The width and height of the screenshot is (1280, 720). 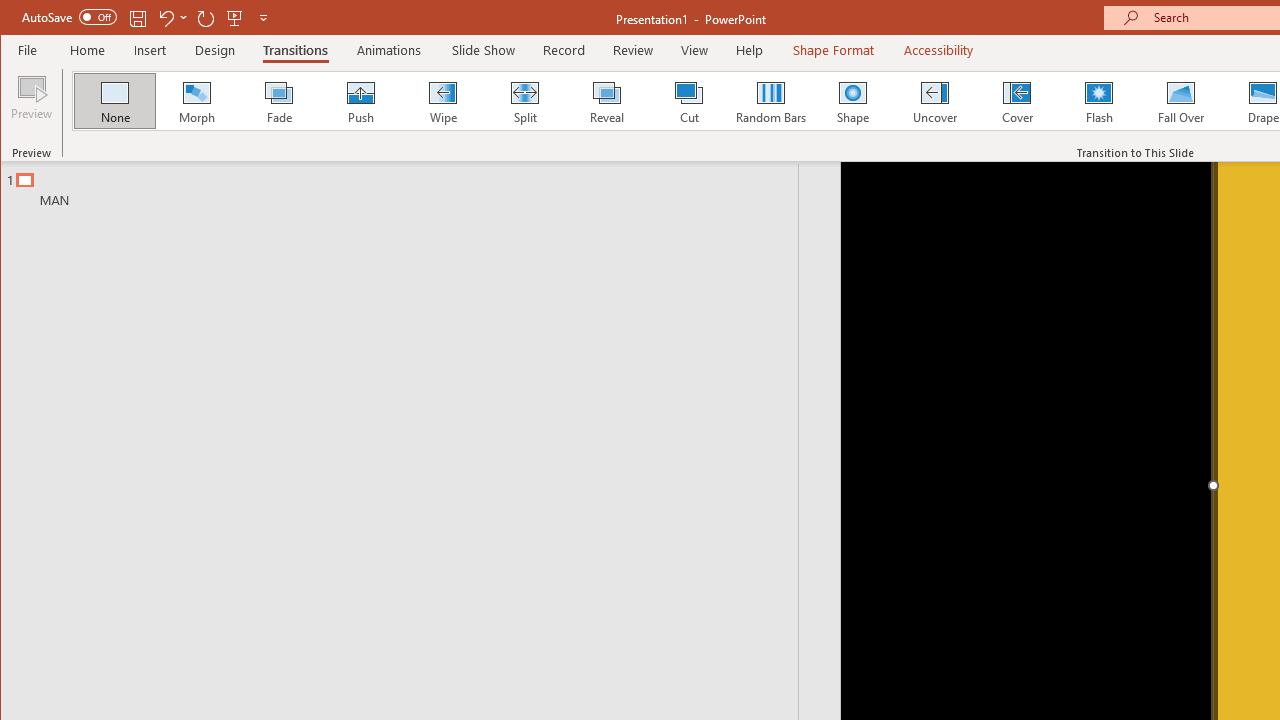 I want to click on 'Home', so click(x=86, y=49).